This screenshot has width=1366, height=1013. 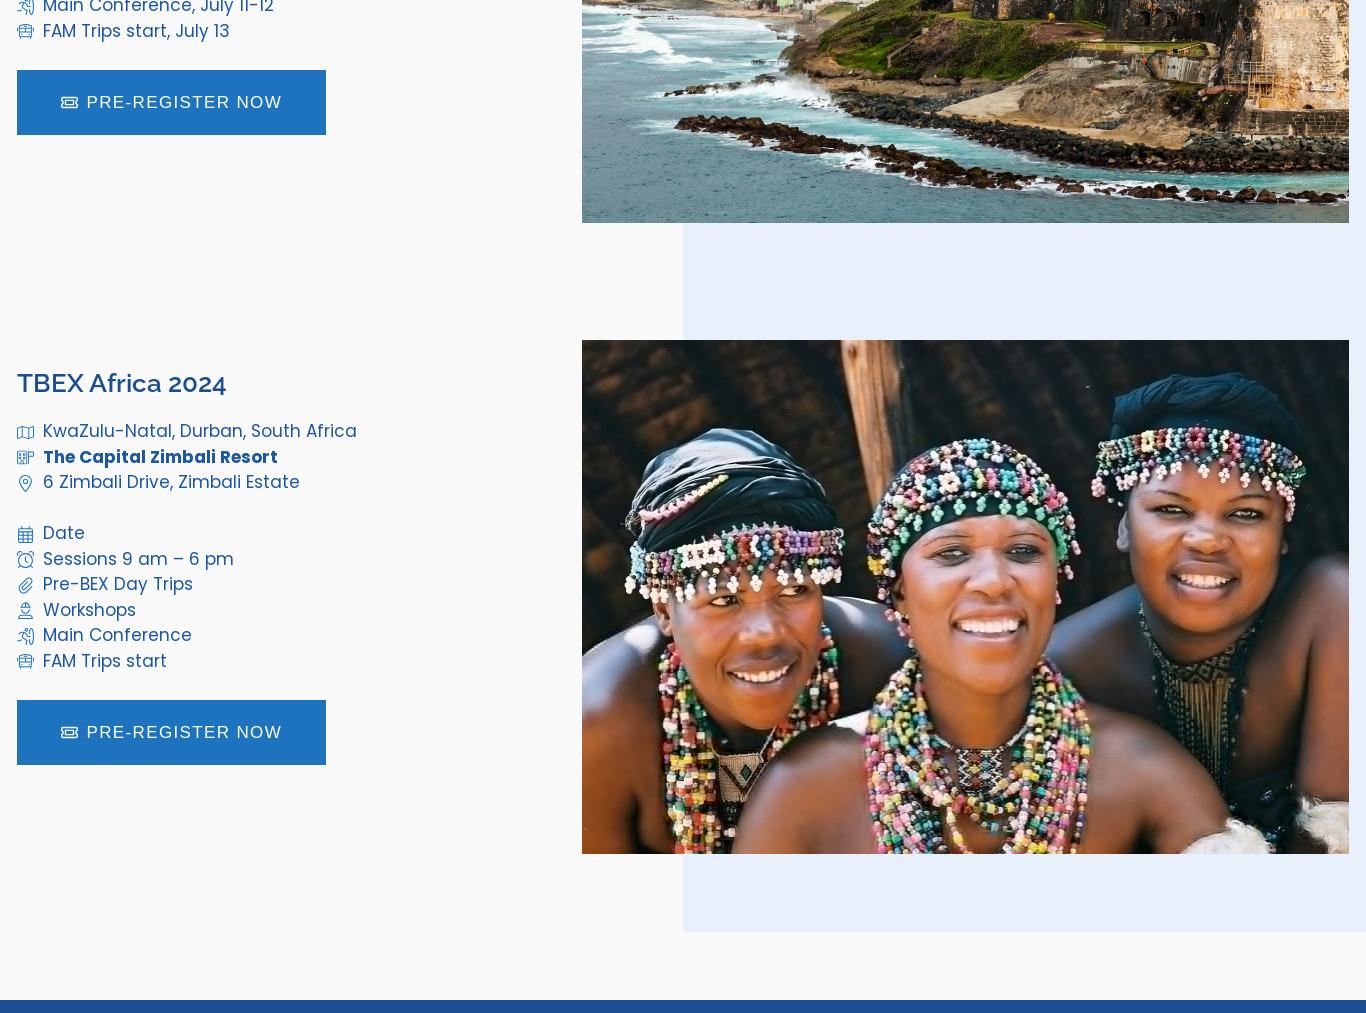 I want to click on 'FAM Trips start', so click(x=103, y=658).